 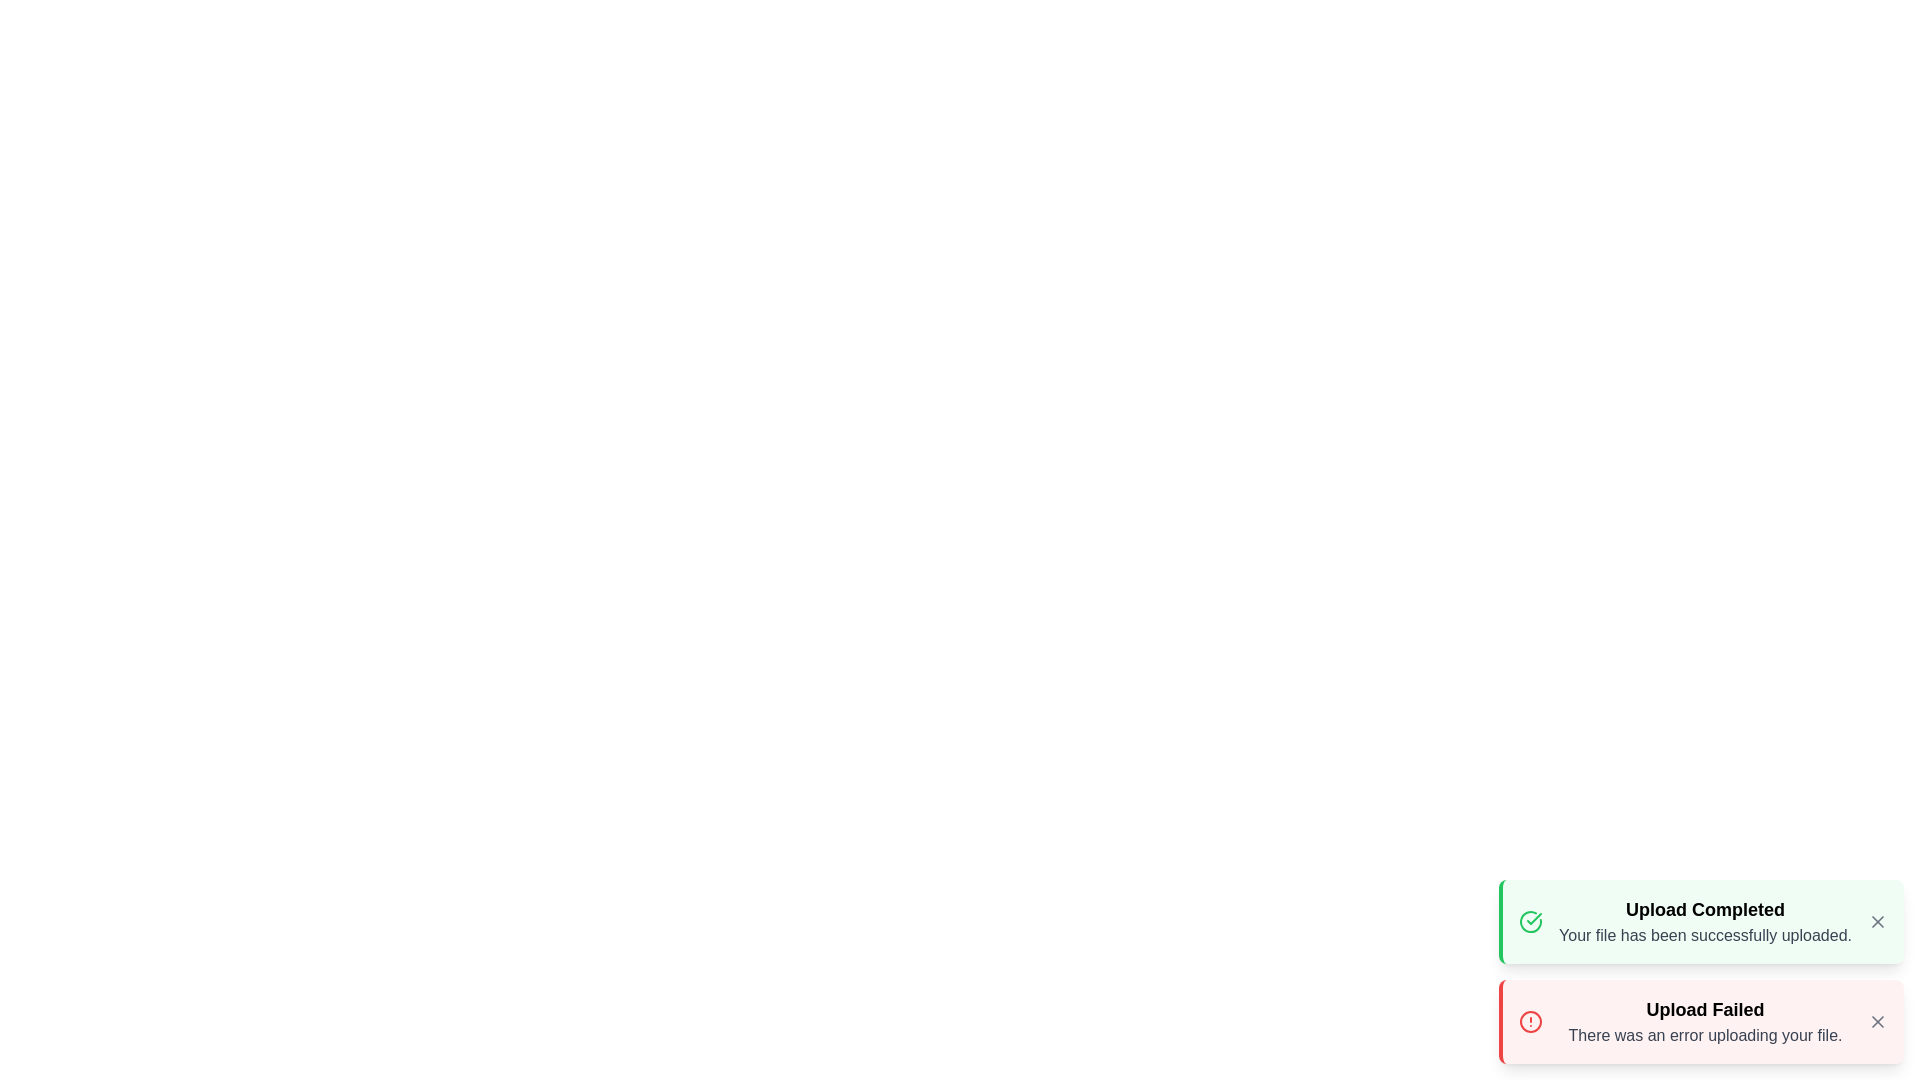 I want to click on message that says 'Your file has been successfully uploaded.' located in the notification box labeled 'Upload Completed.', so click(x=1704, y=936).